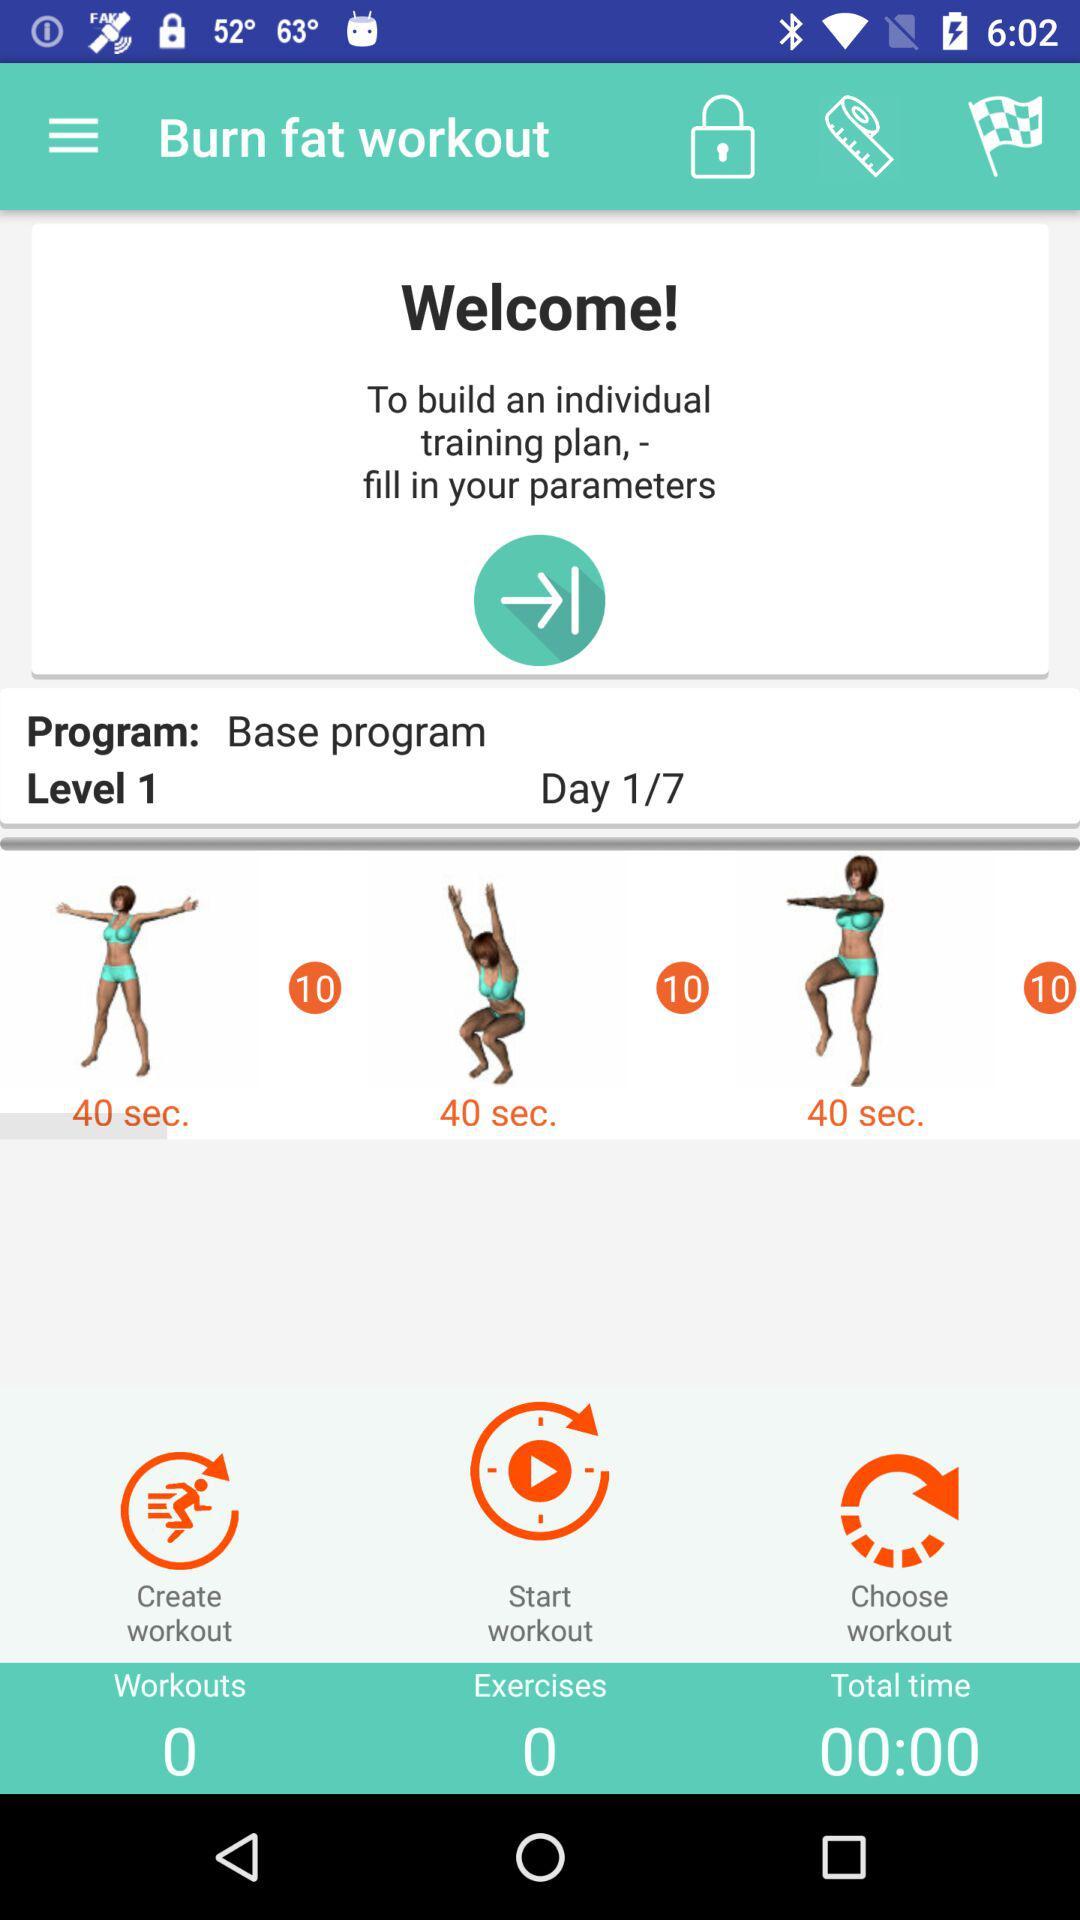 Image resolution: width=1080 pixels, height=1920 pixels. What do you see at coordinates (538, 599) in the screenshot?
I see `item below the to build an` at bounding box center [538, 599].